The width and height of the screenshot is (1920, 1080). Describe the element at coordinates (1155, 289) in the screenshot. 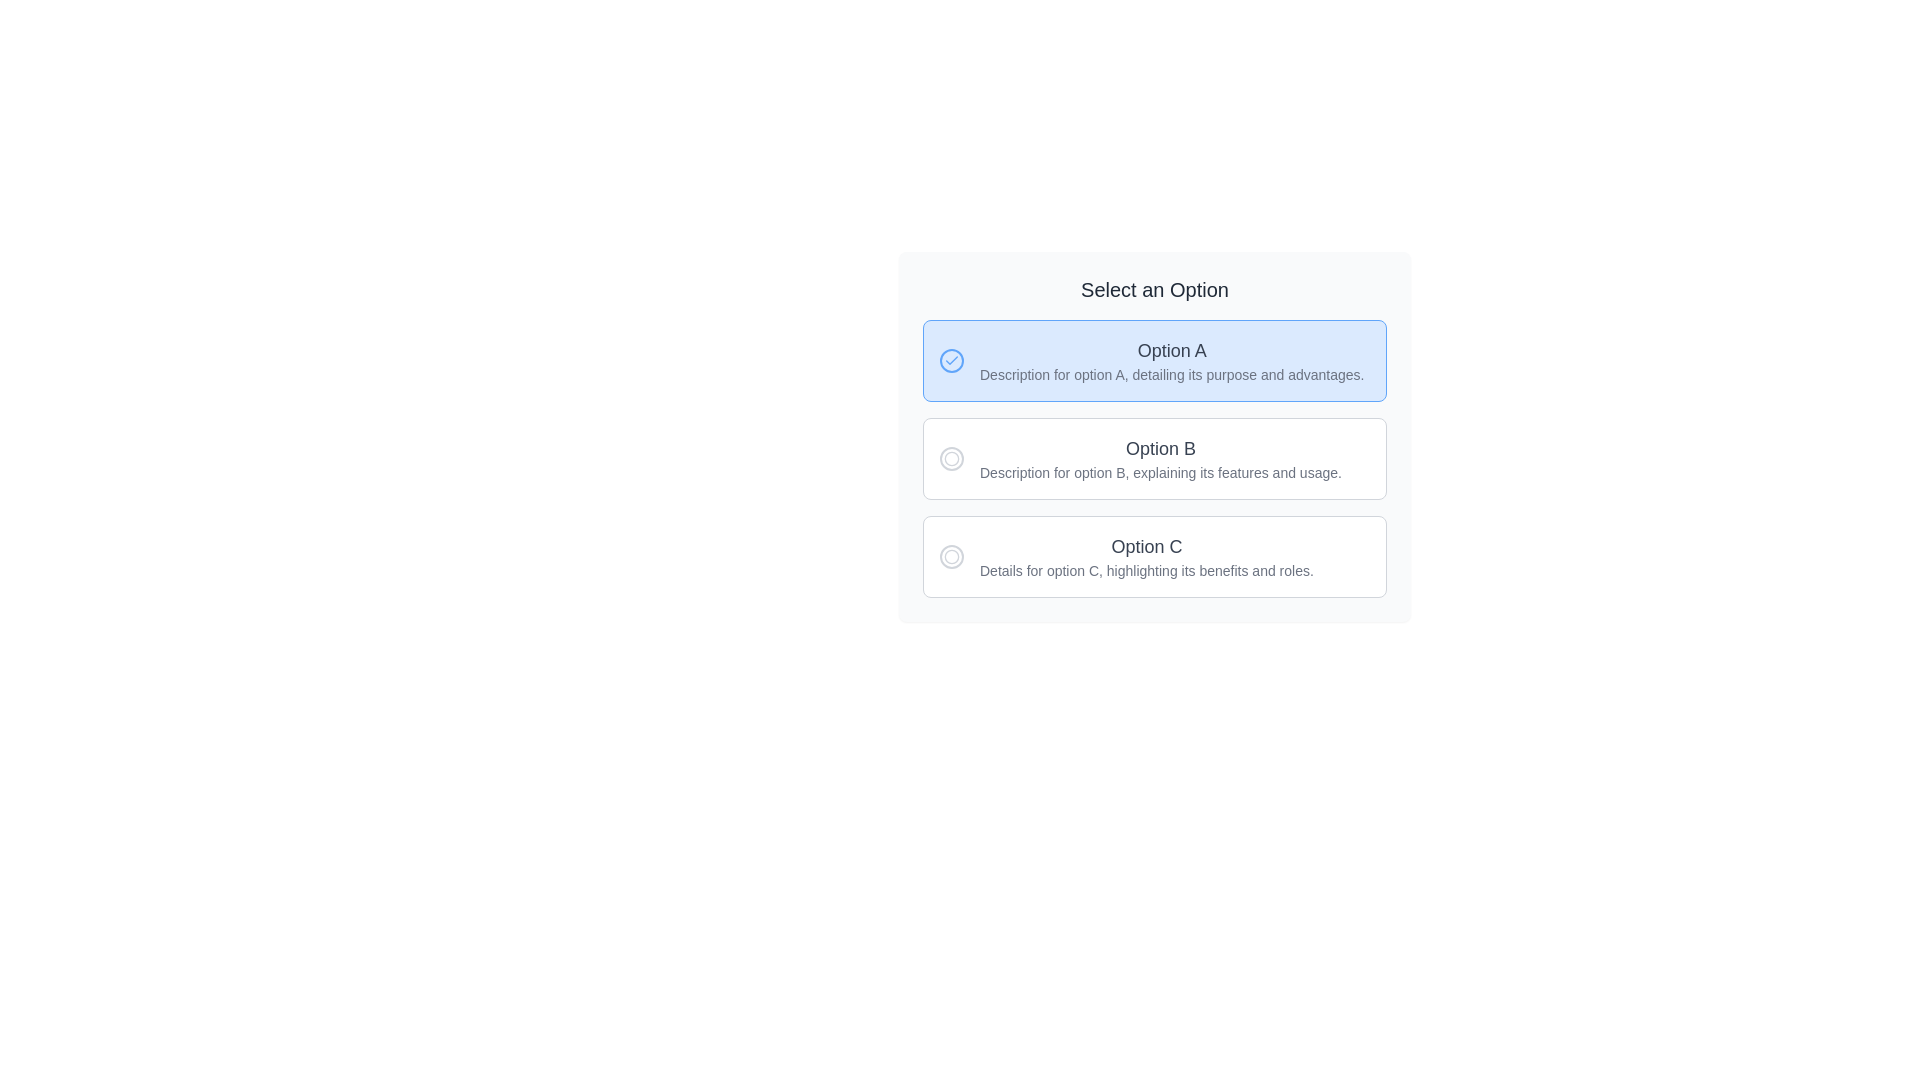

I see `the header text 'Select an Option' that is displayed in a bold and large font at the top of the centered card on a light gray background` at that location.